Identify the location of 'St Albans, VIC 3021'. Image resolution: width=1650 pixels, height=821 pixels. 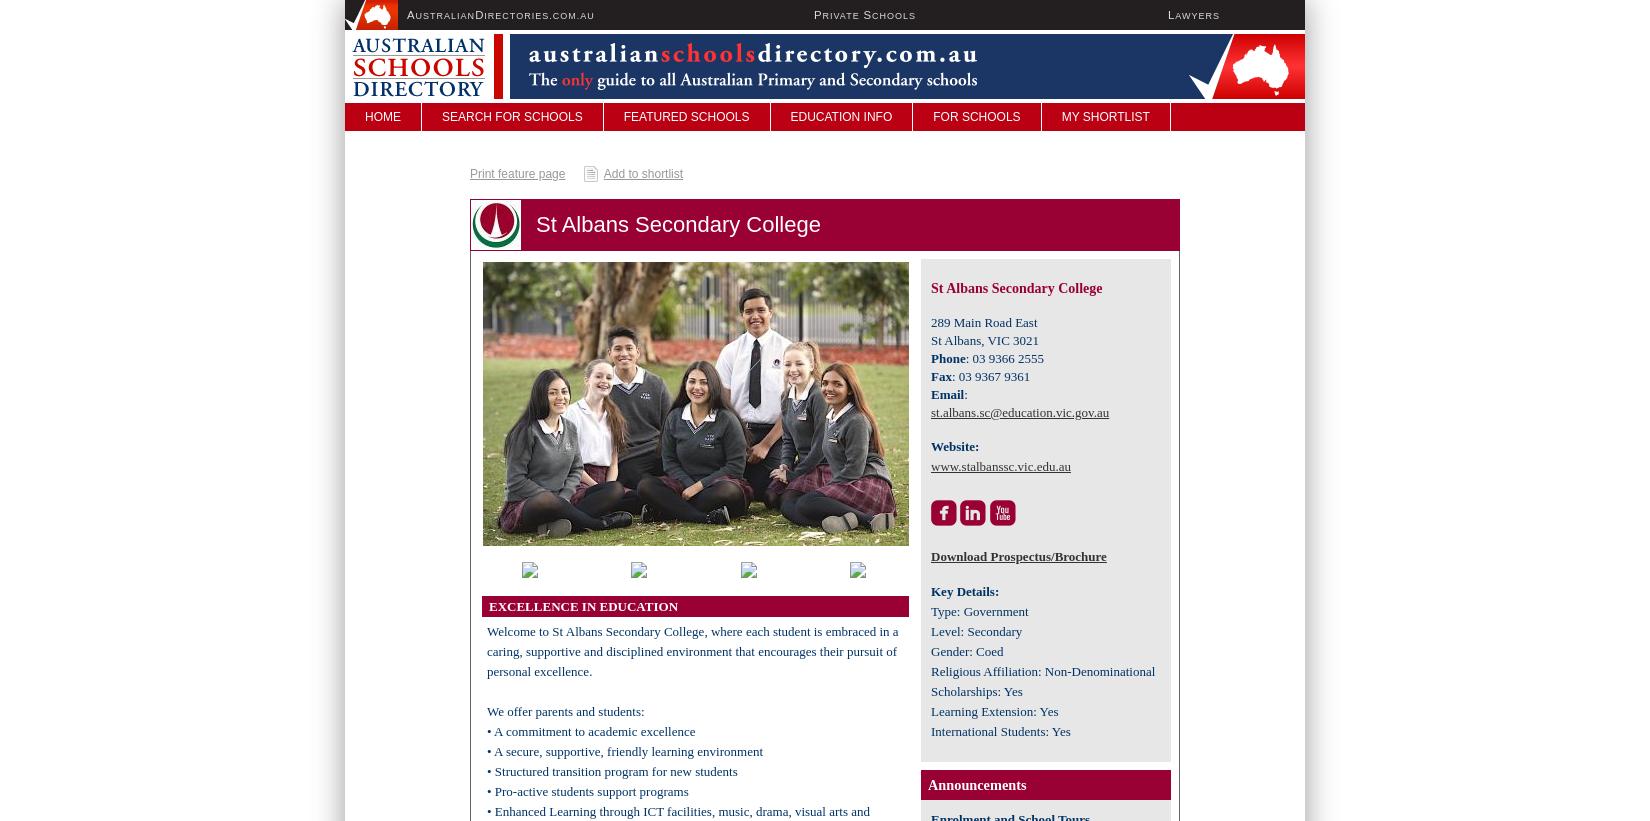
(985, 340).